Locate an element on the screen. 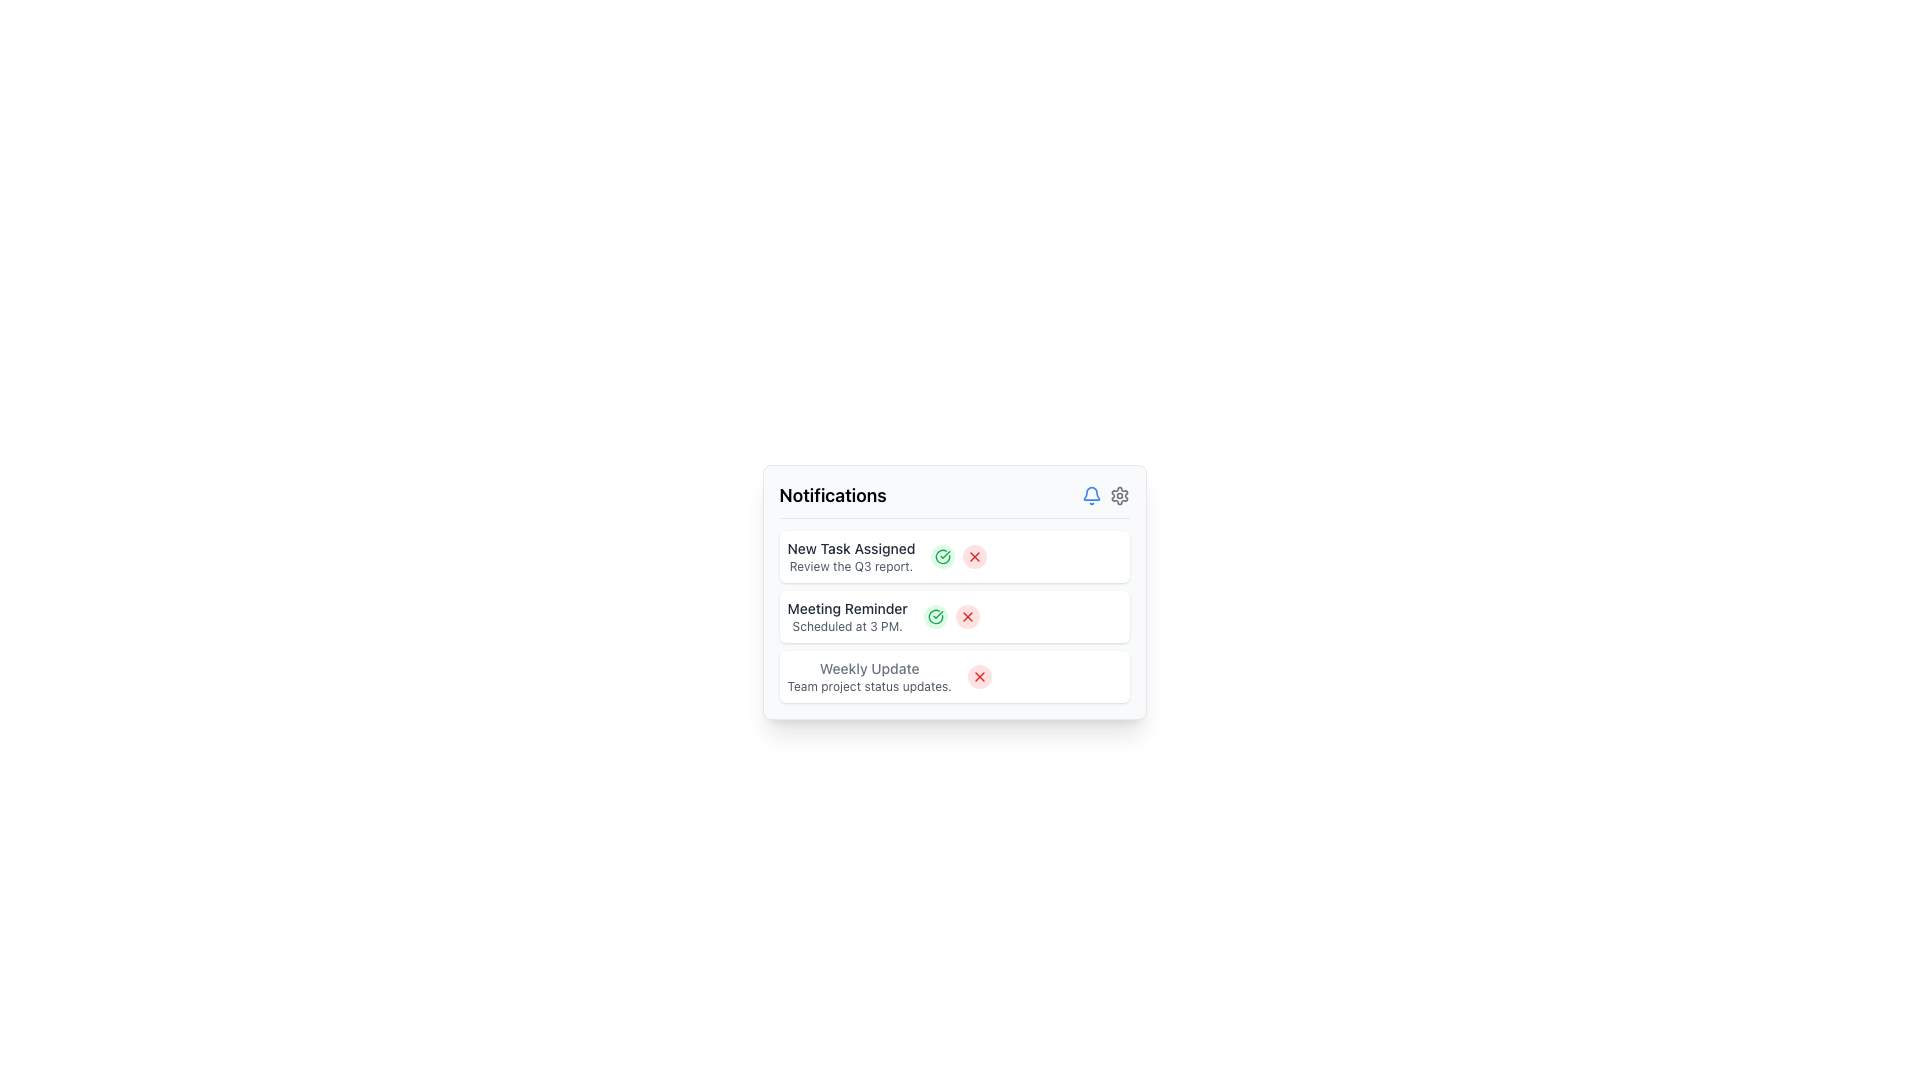 The image size is (1920, 1080). the Text Label displaying 'Team project status updates.' located below 'Weekly Update' in the notification section is located at coordinates (869, 685).